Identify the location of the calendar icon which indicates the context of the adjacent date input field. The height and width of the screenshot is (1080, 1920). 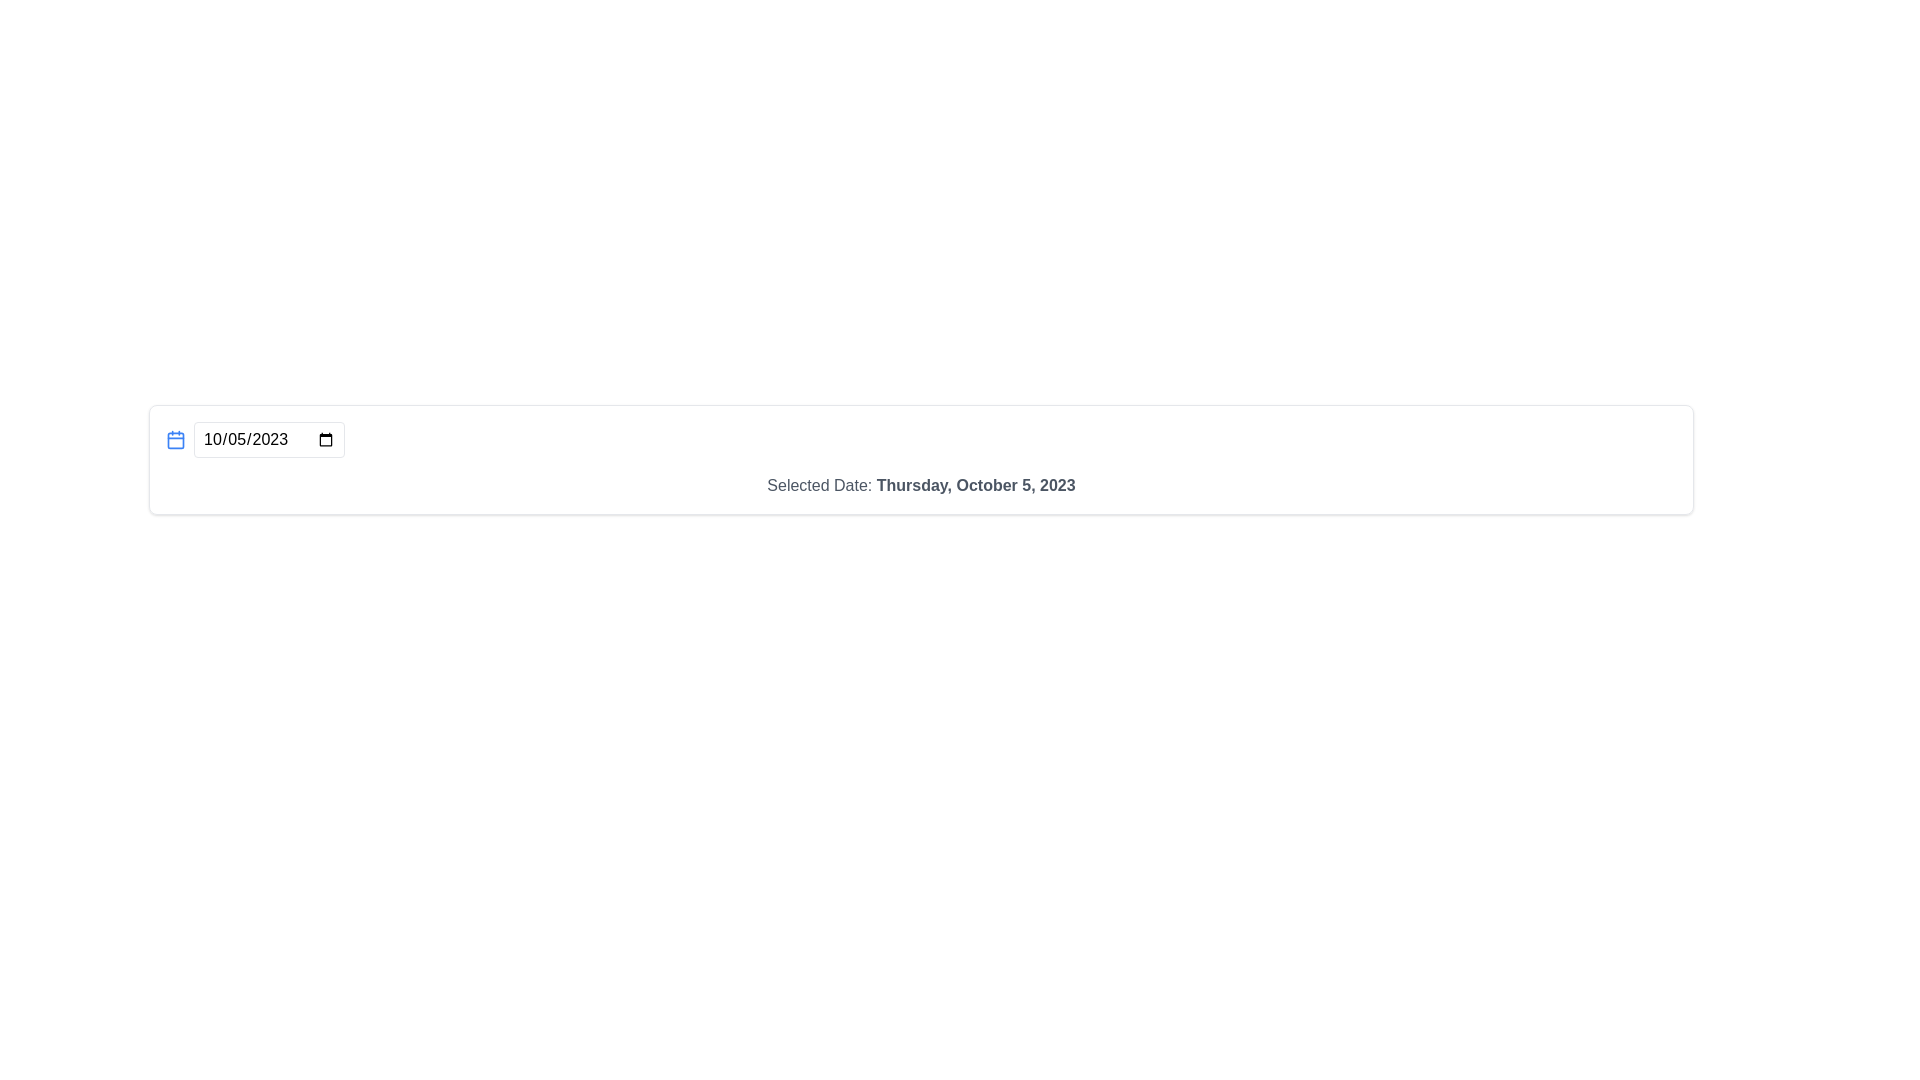
(176, 438).